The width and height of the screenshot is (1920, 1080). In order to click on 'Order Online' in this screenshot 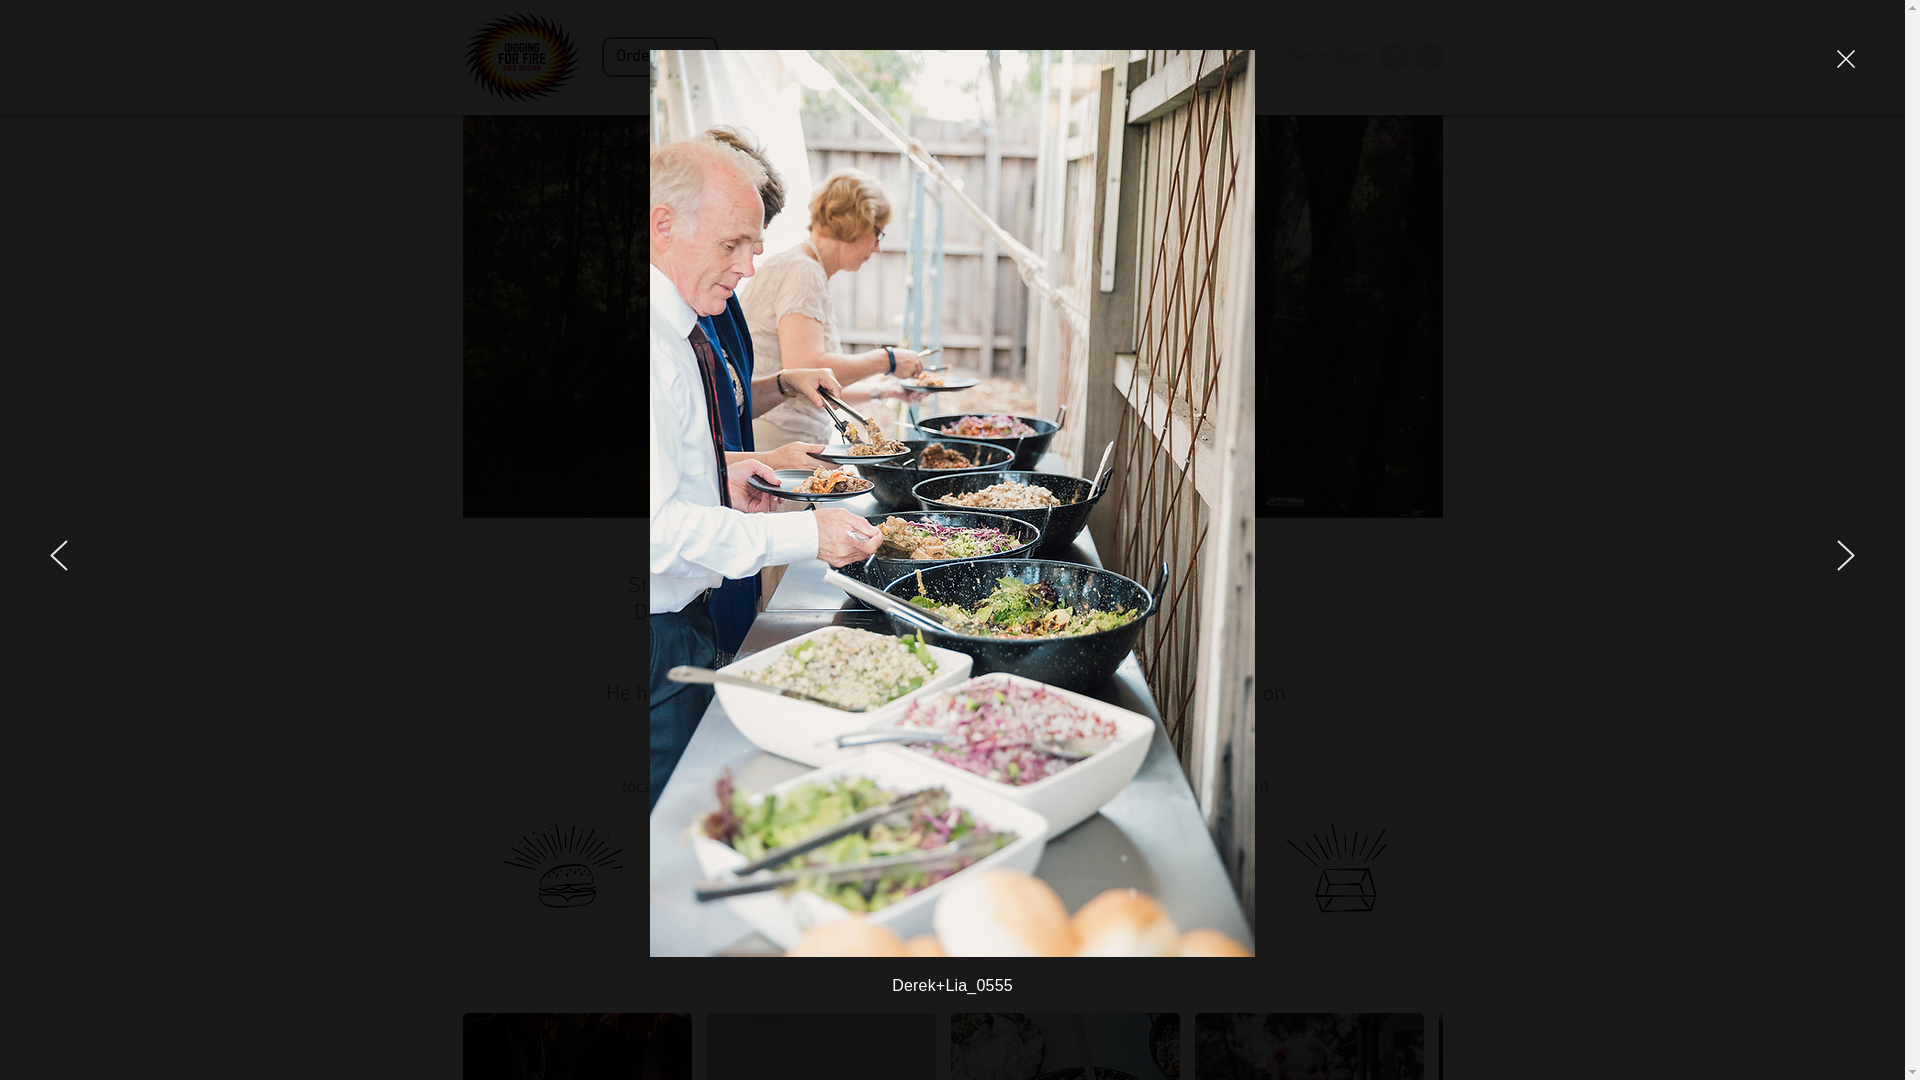, I will do `click(660, 56)`.